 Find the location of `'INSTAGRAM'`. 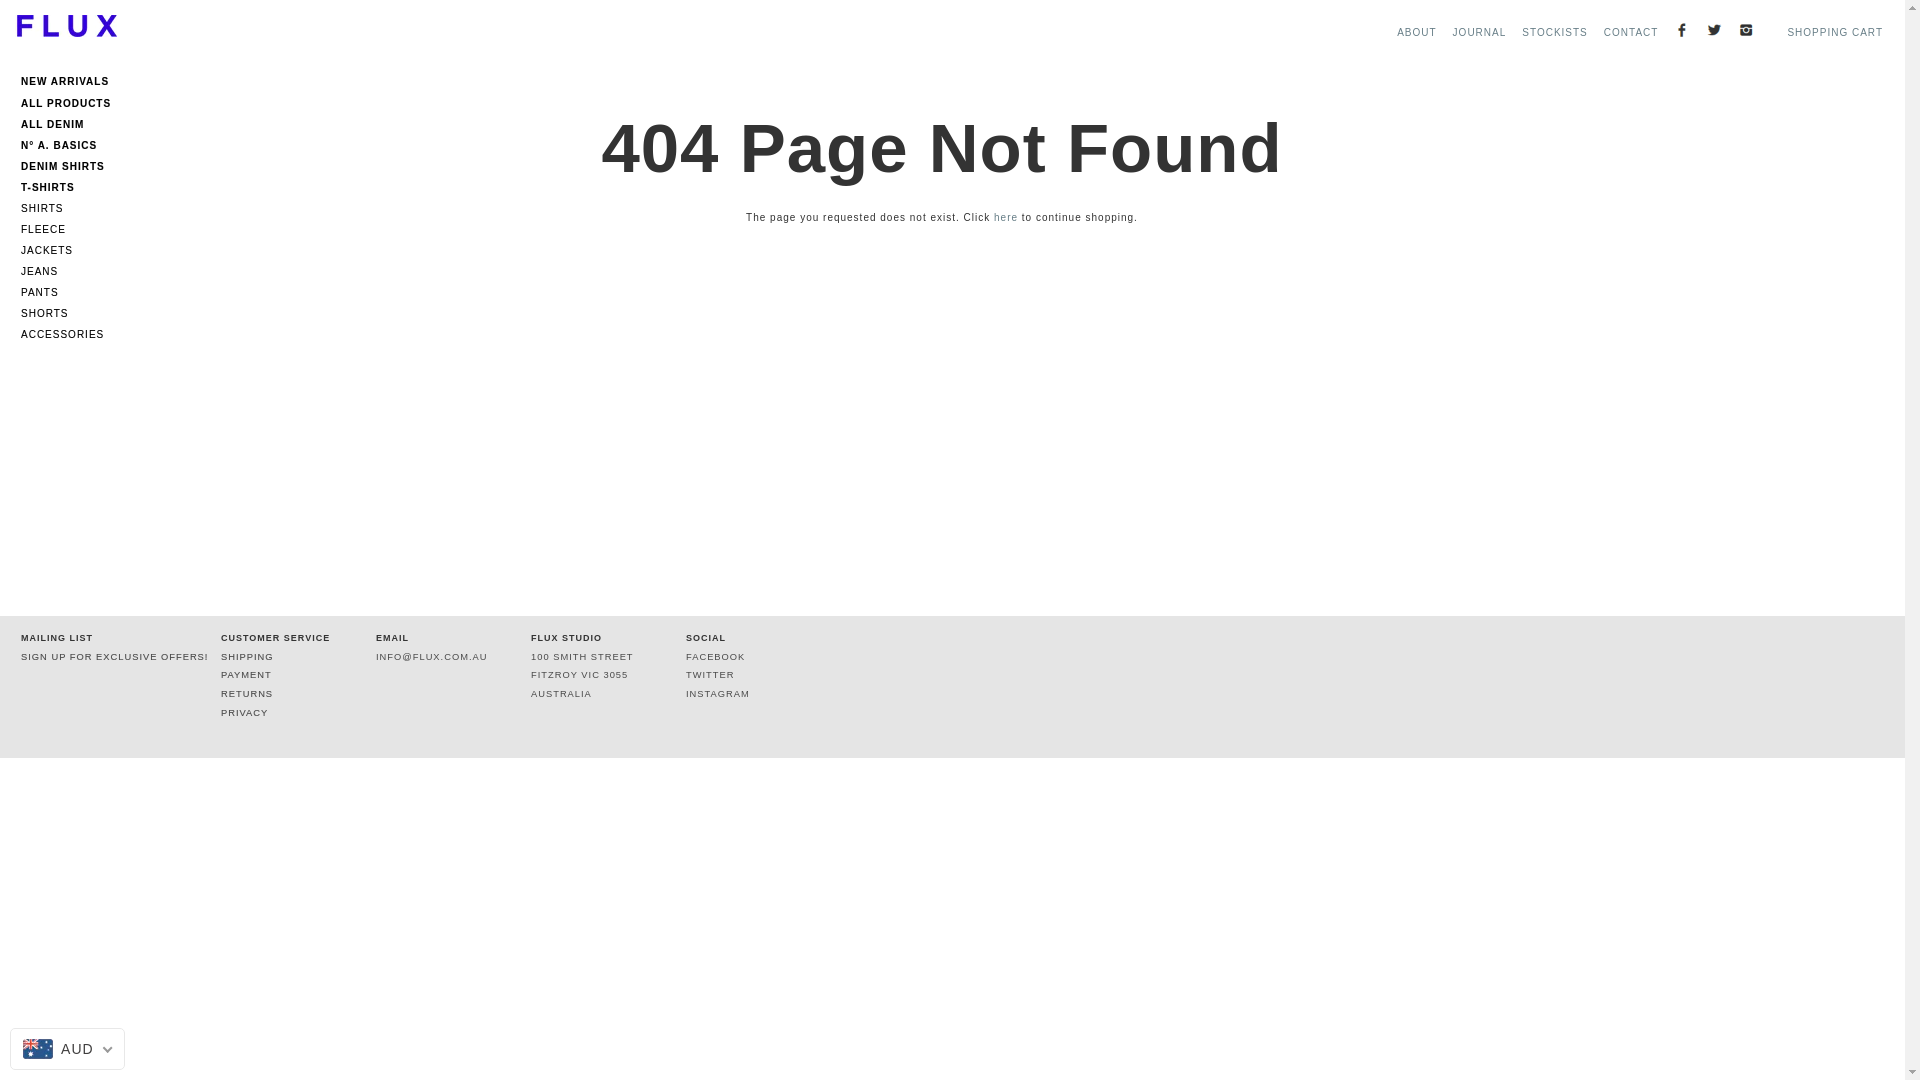

'INSTAGRAM' is located at coordinates (718, 693).